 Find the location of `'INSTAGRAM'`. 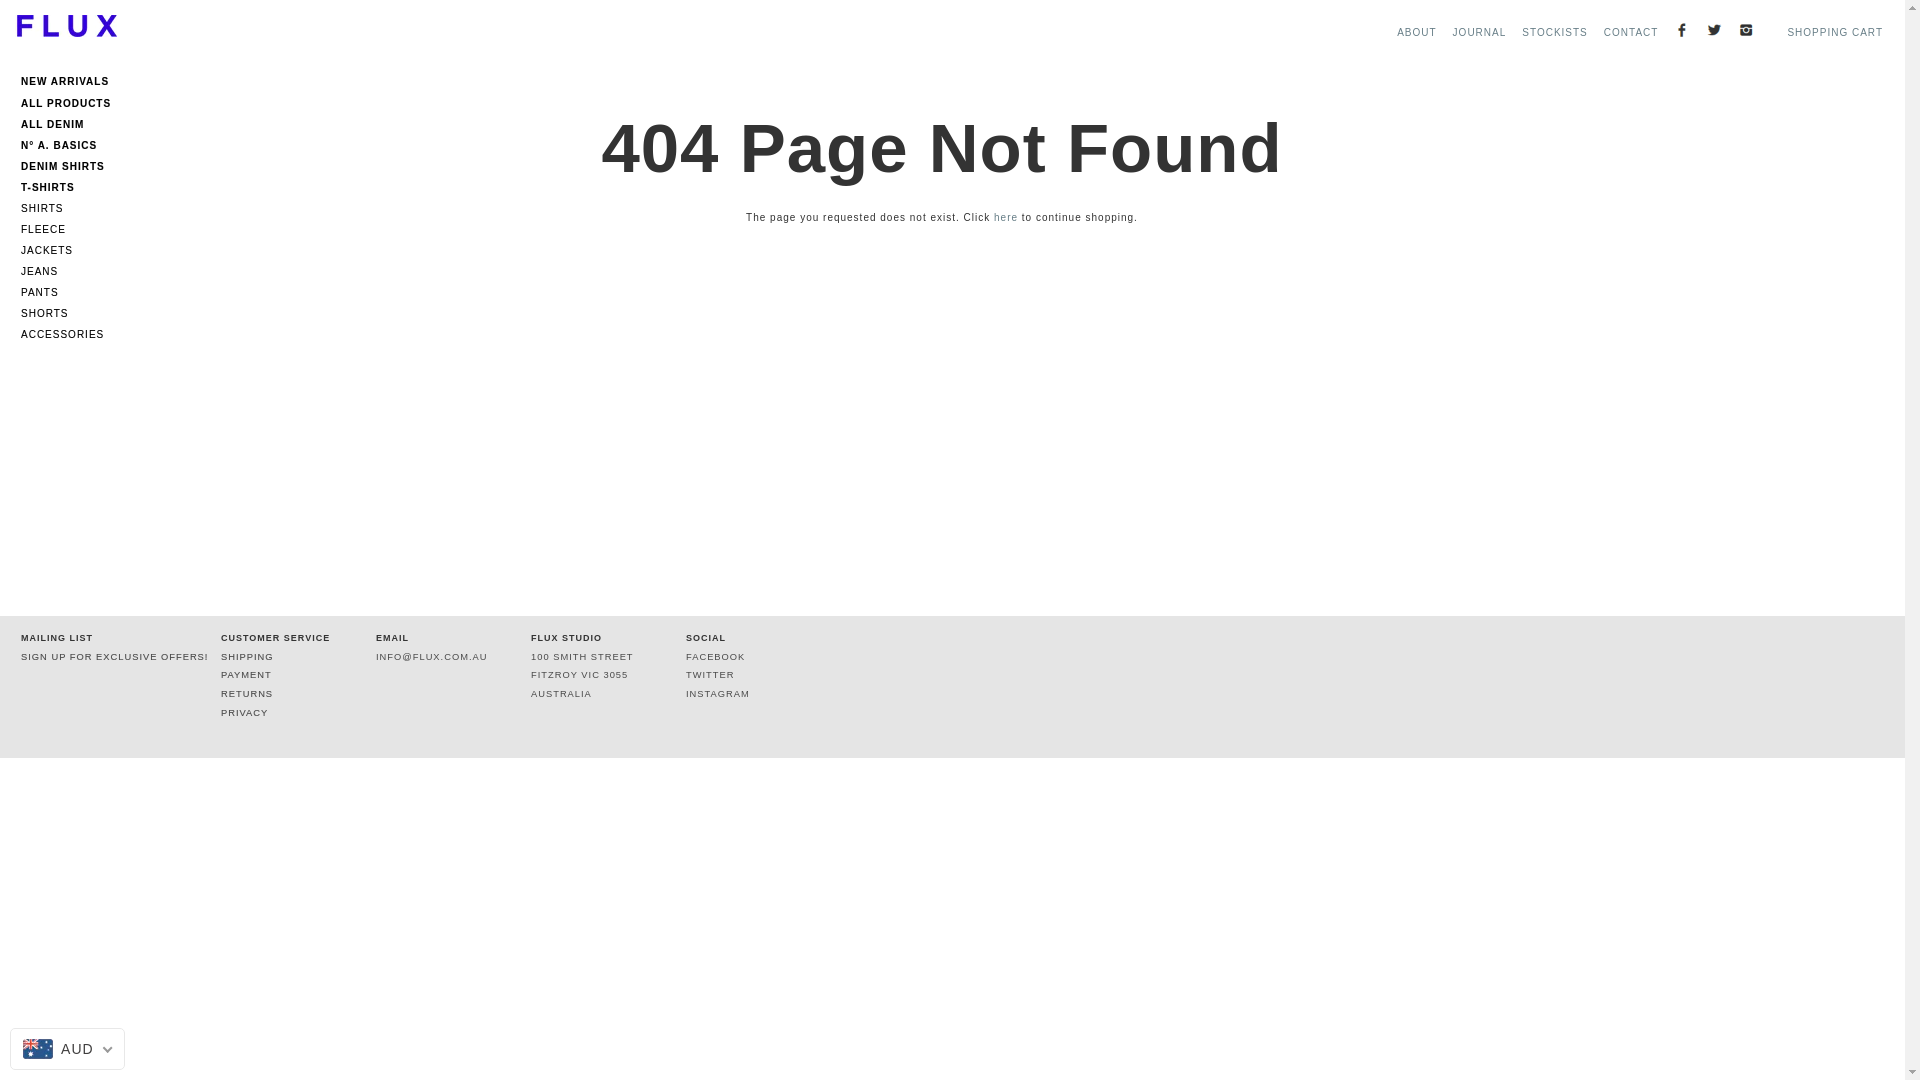

'INSTAGRAM' is located at coordinates (718, 693).